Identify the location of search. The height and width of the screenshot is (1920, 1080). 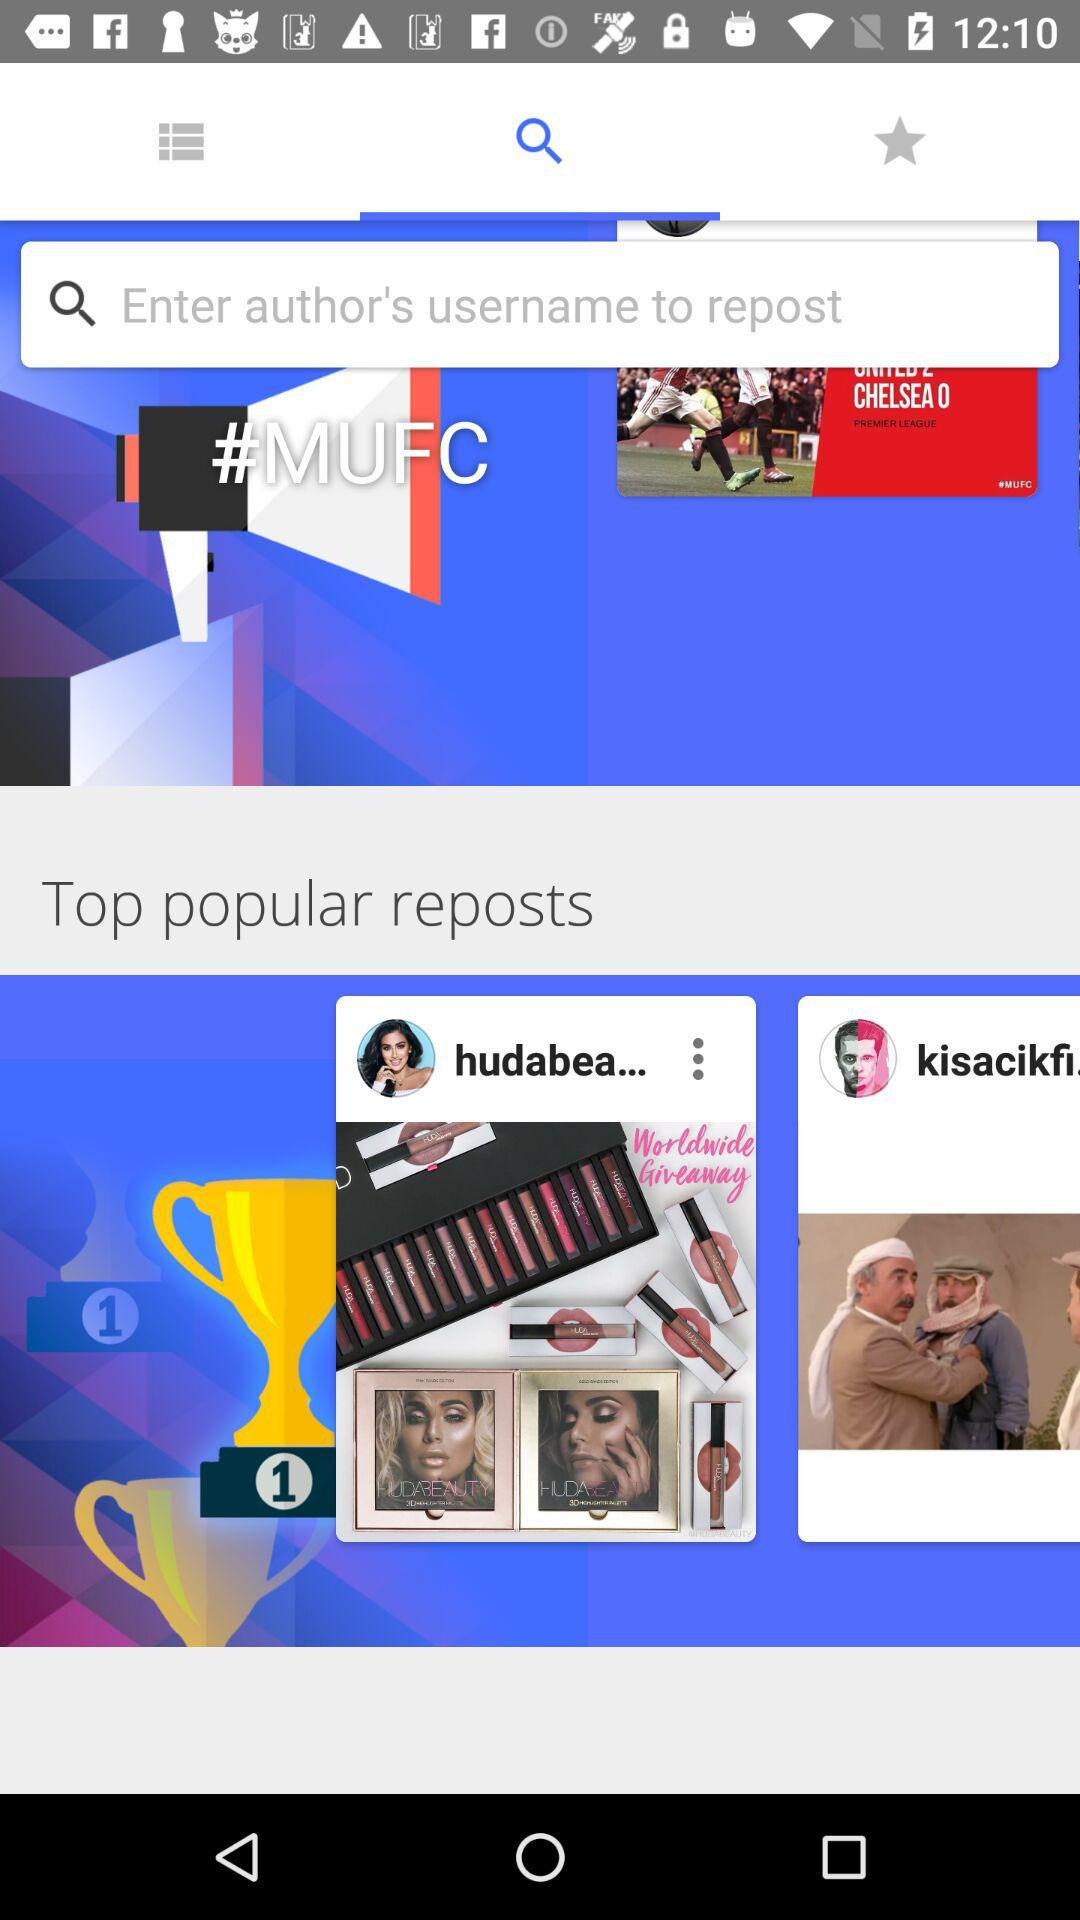
(579, 303).